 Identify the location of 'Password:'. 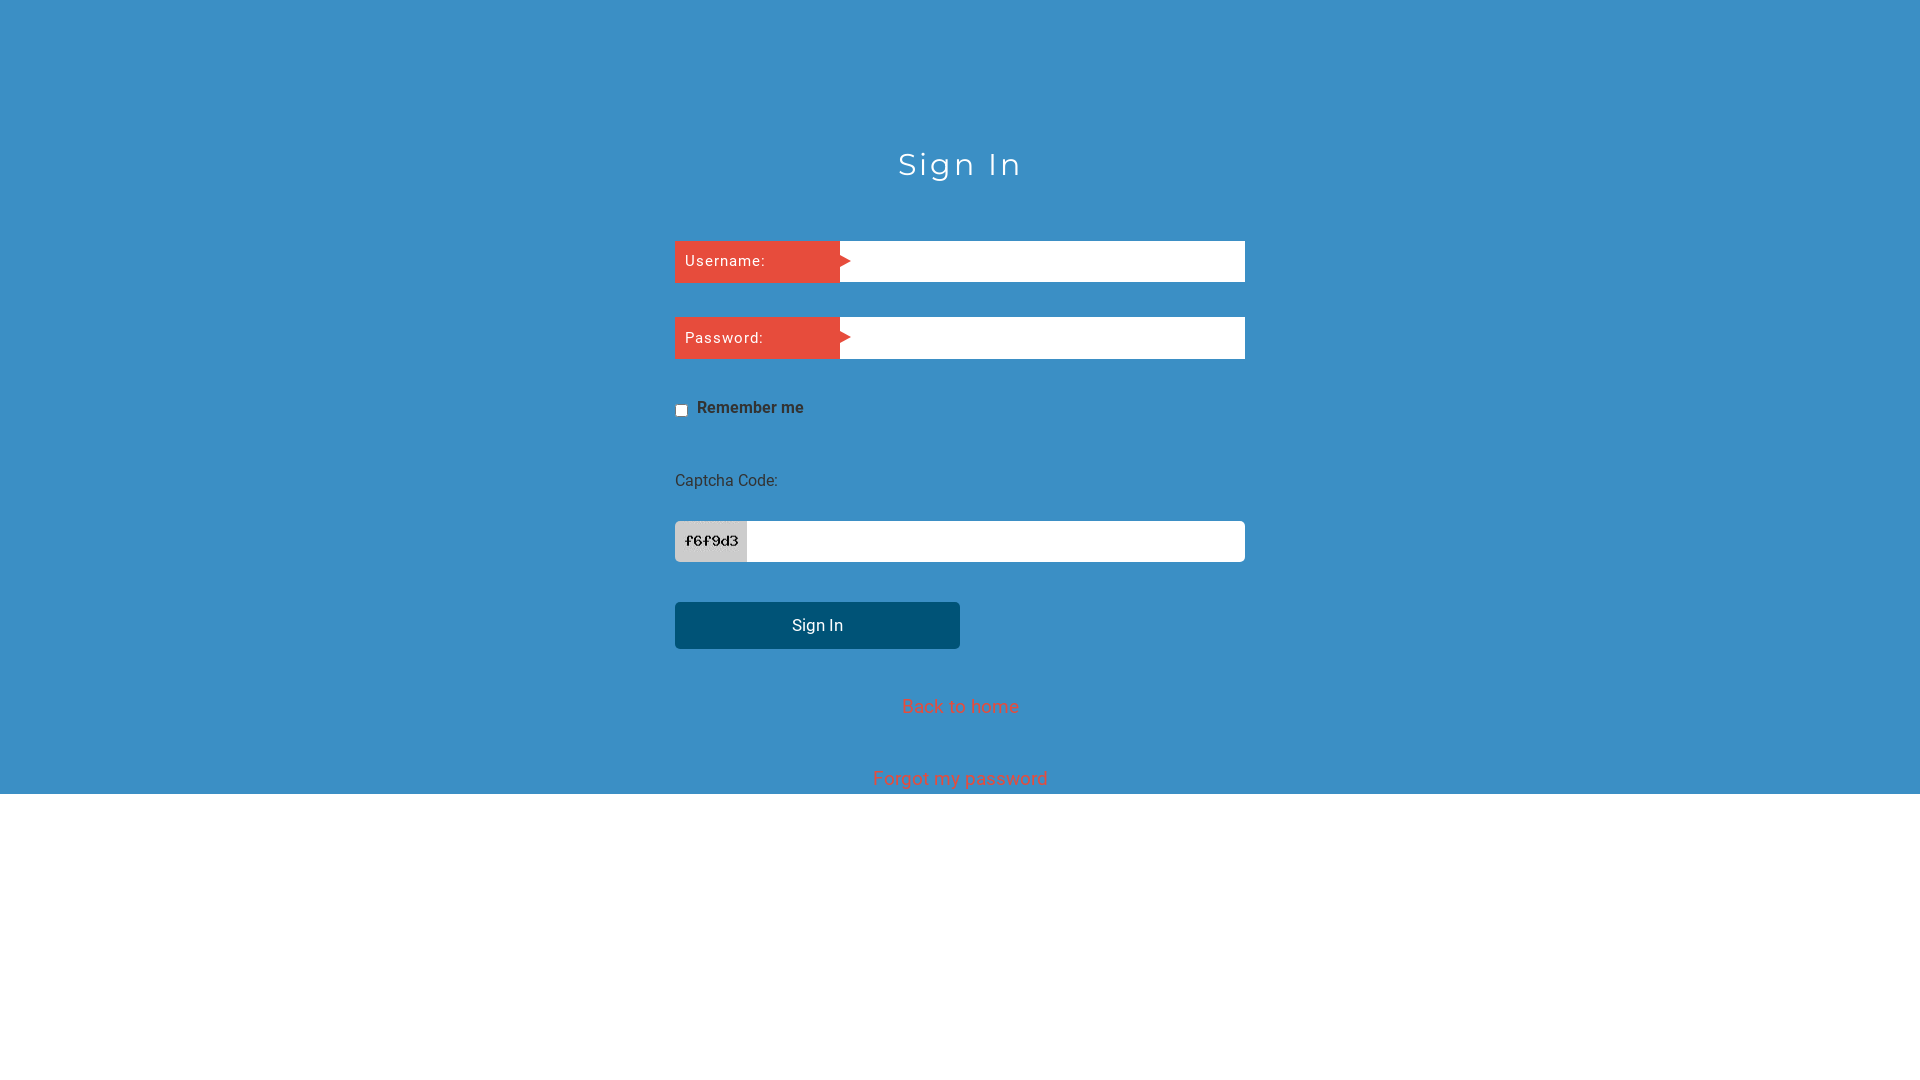
(756, 337).